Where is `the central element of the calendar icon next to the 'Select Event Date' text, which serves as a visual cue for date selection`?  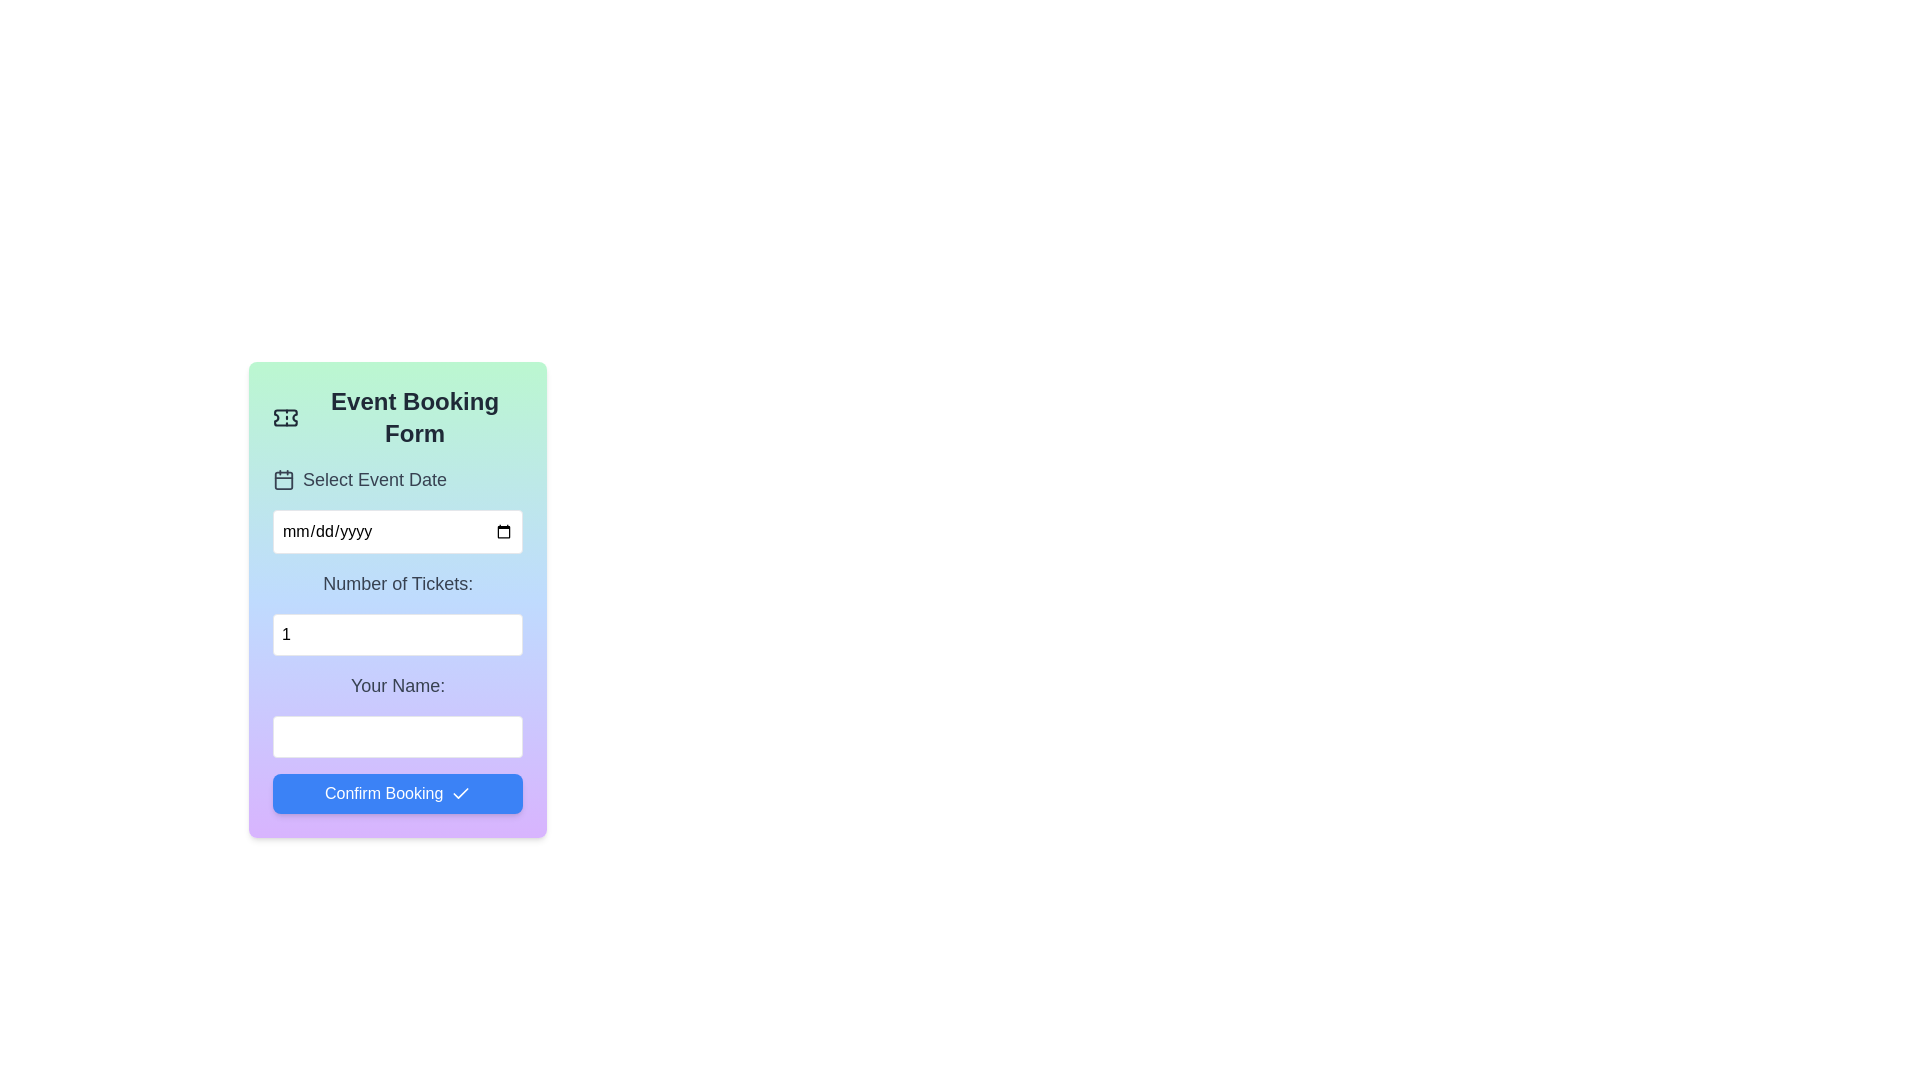
the central element of the calendar icon next to the 'Select Event Date' text, which serves as a visual cue for date selection is located at coordinates (282, 479).